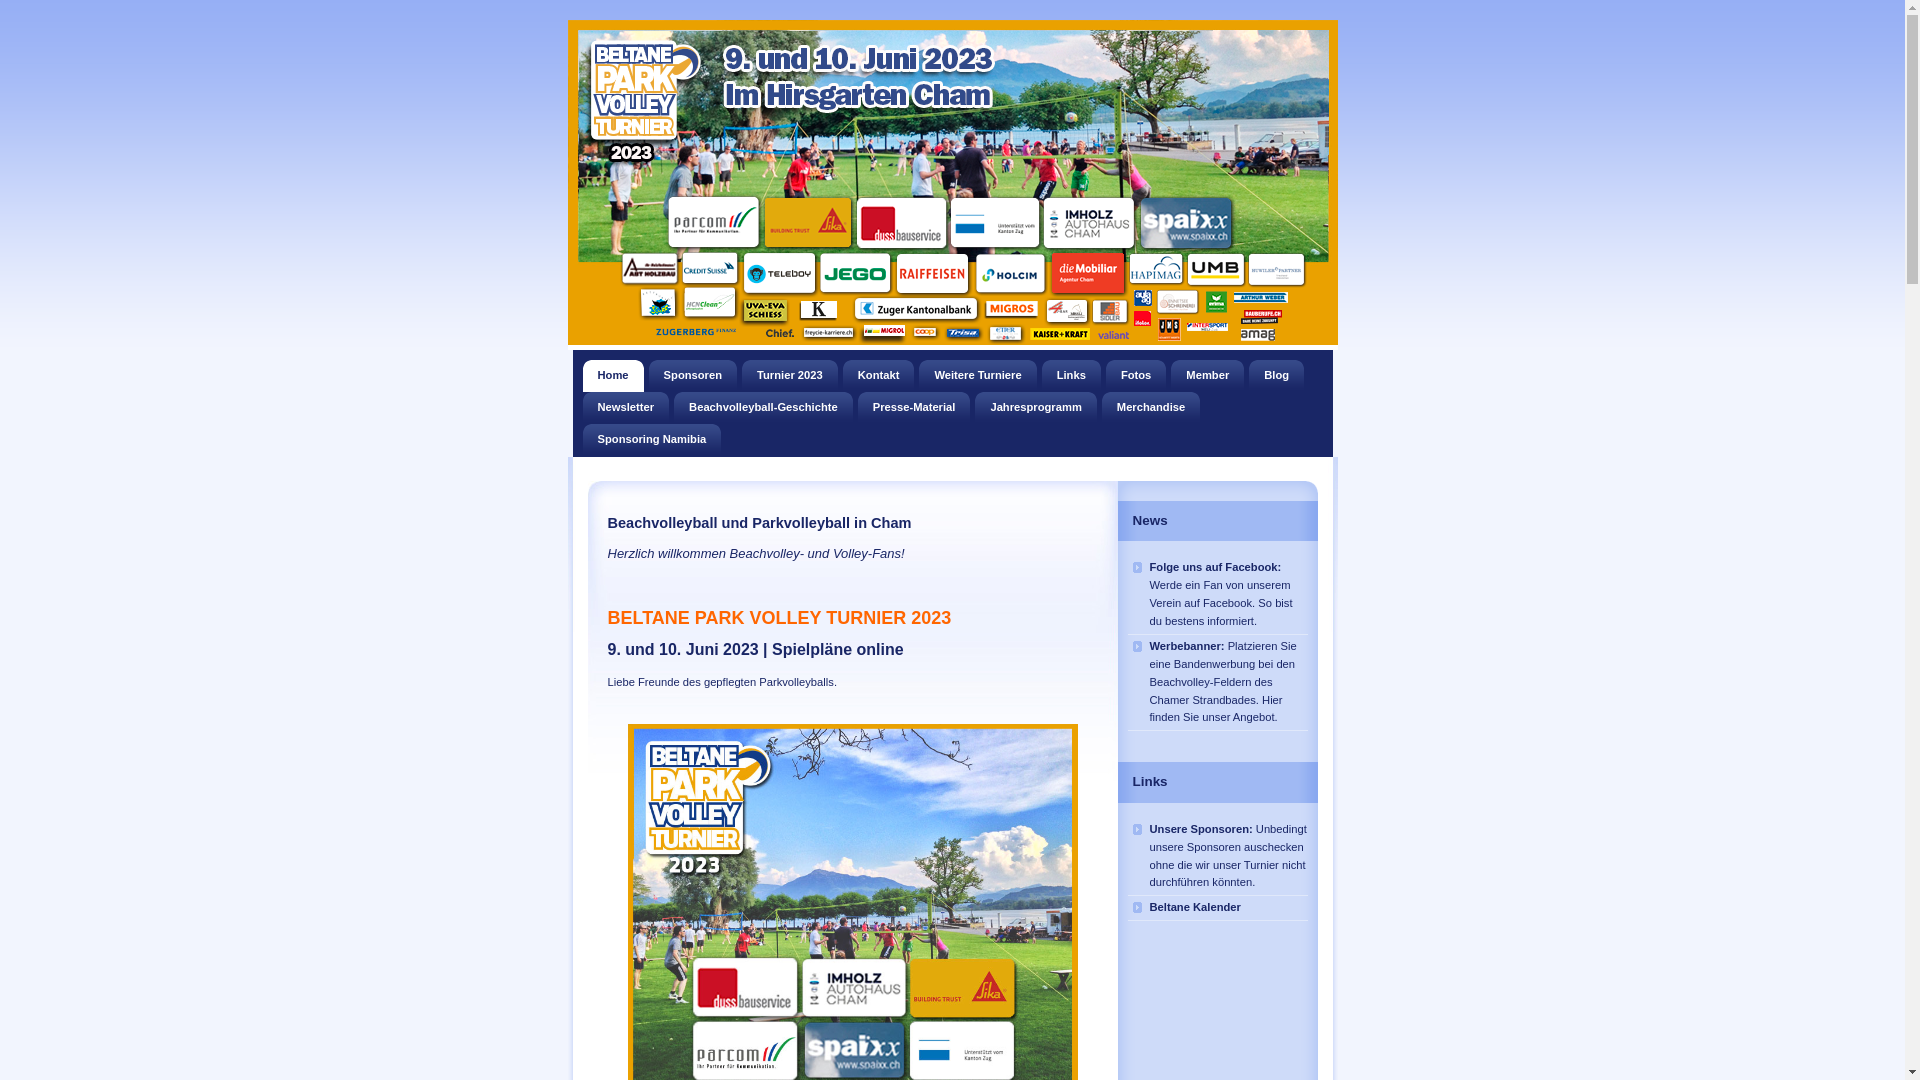  What do you see at coordinates (878, 375) in the screenshot?
I see `'Kontakt` at bounding box center [878, 375].